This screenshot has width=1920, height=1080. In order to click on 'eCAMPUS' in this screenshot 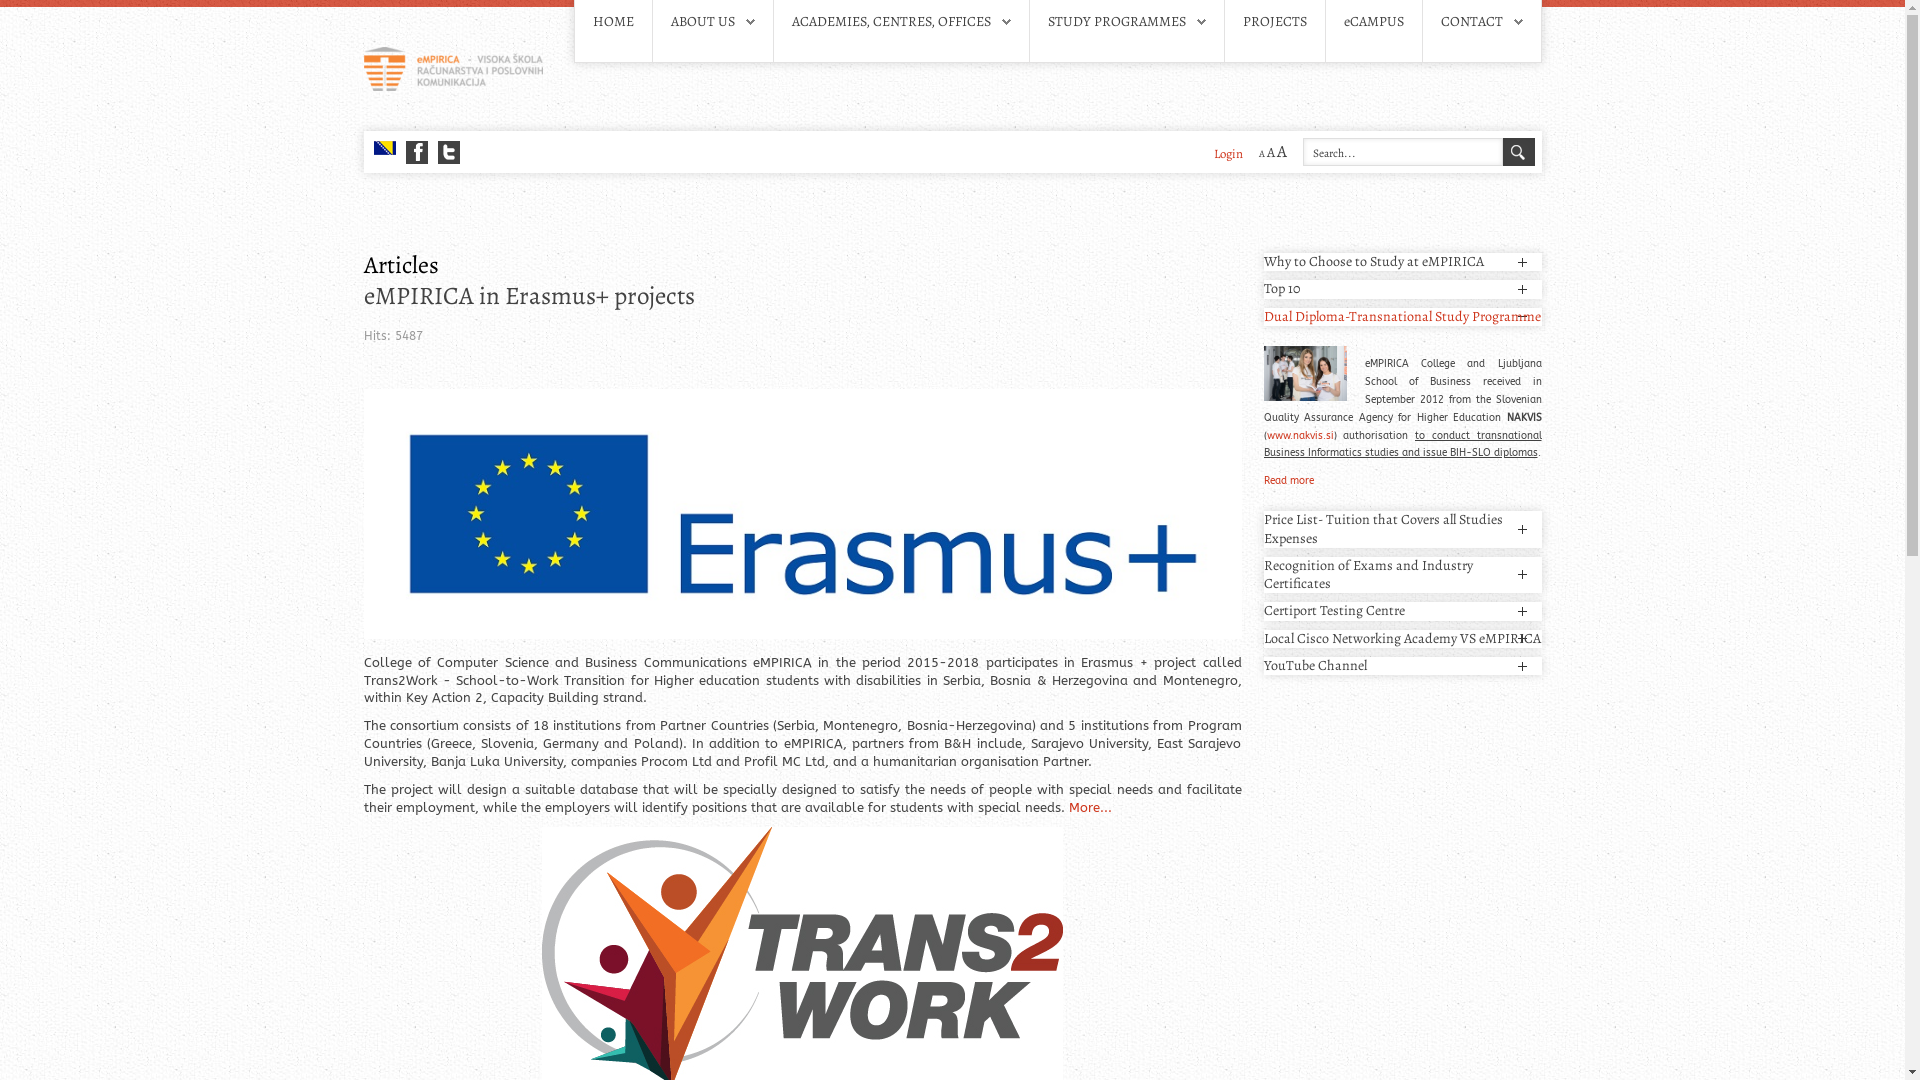, I will do `click(1372, 21)`.